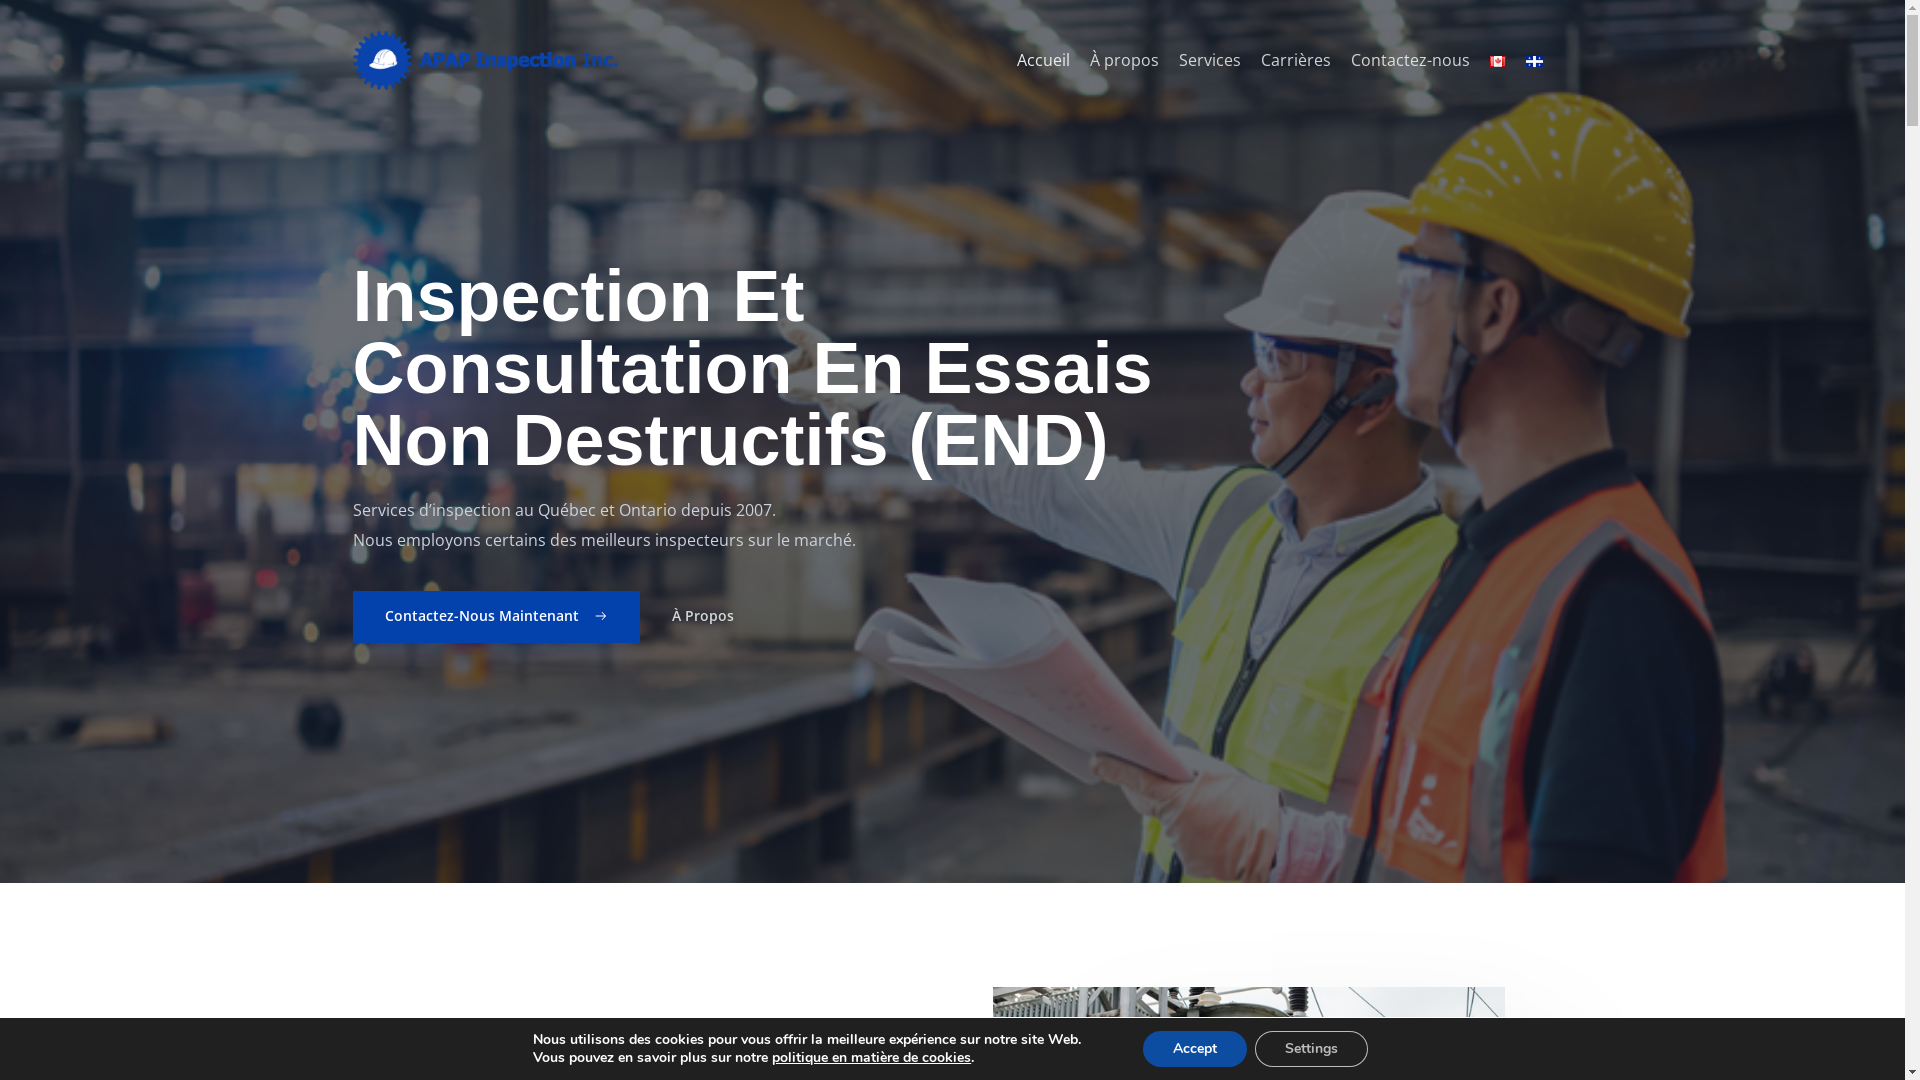 The image size is (1920, 1080). I want to click on 'Services', so click(1167, 59).